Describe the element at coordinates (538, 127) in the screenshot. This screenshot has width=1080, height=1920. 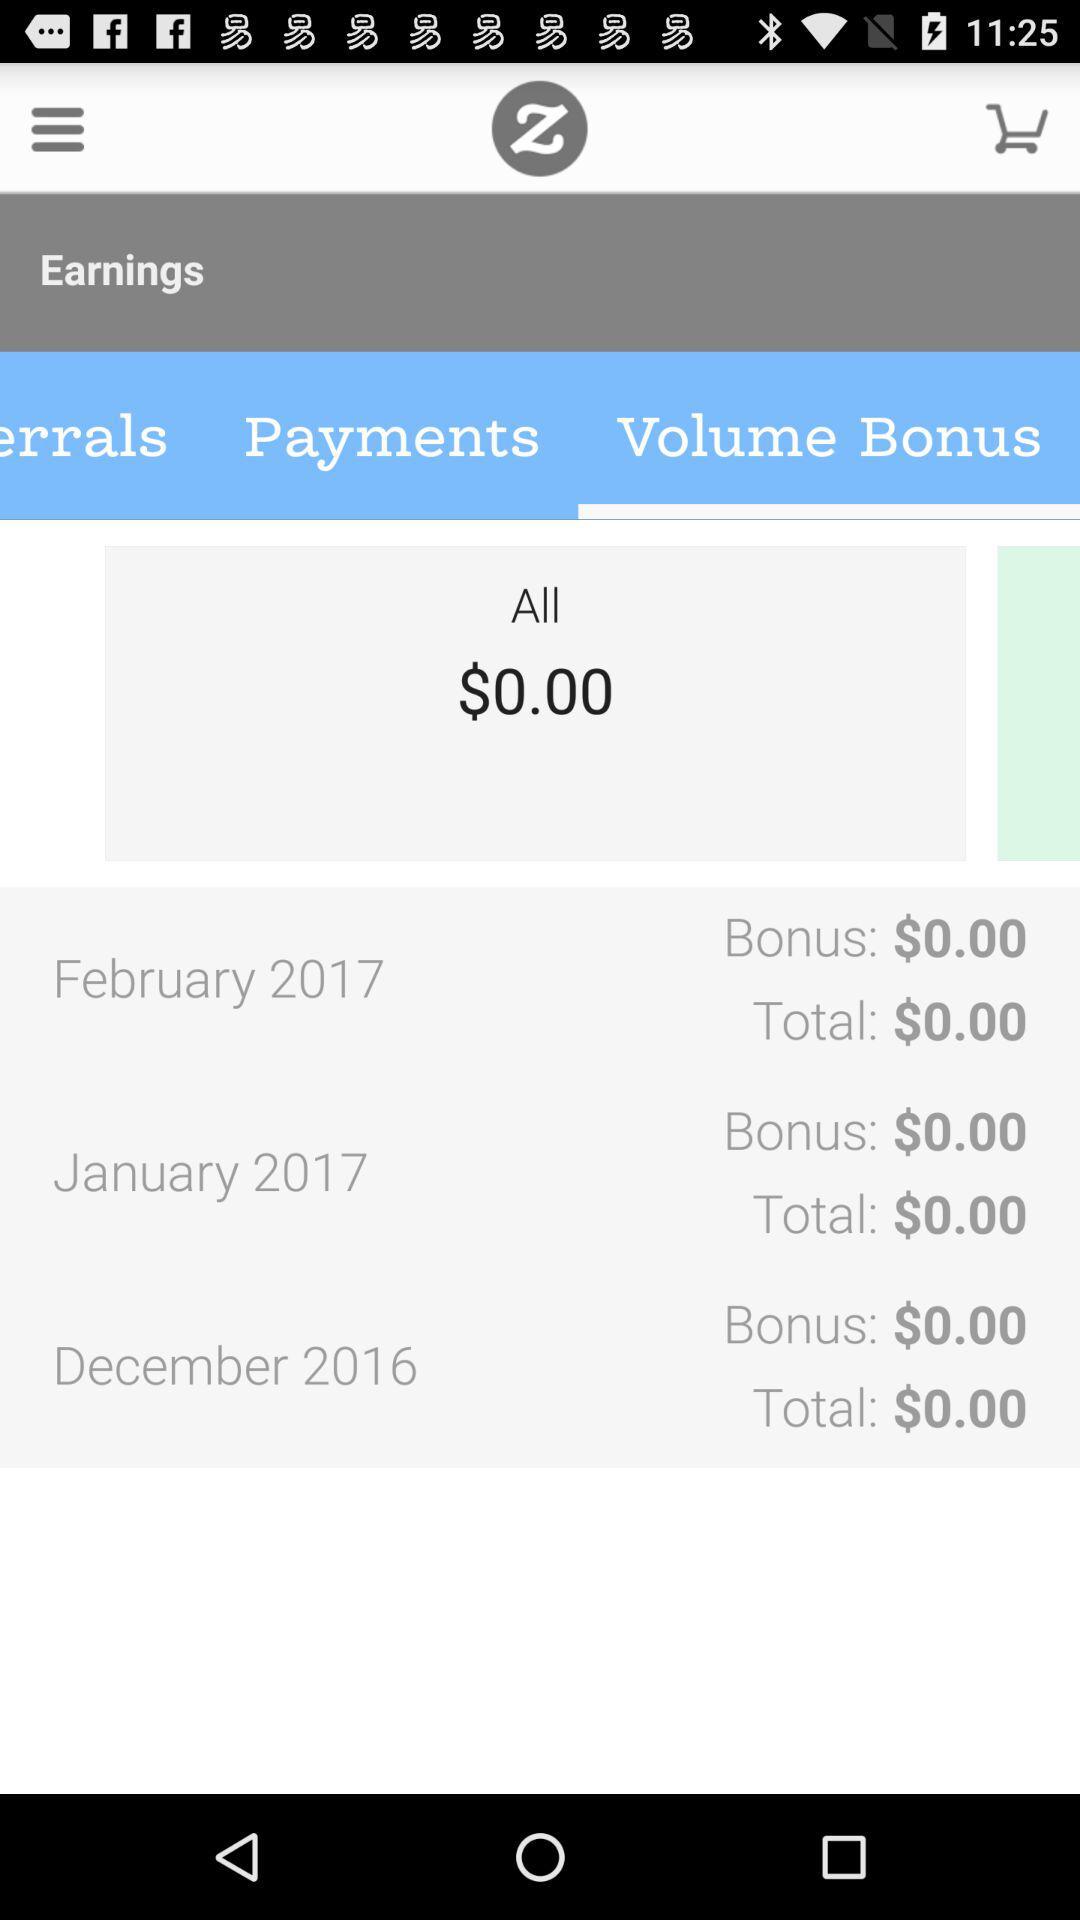
I see `the symbol next to menu` at that location.